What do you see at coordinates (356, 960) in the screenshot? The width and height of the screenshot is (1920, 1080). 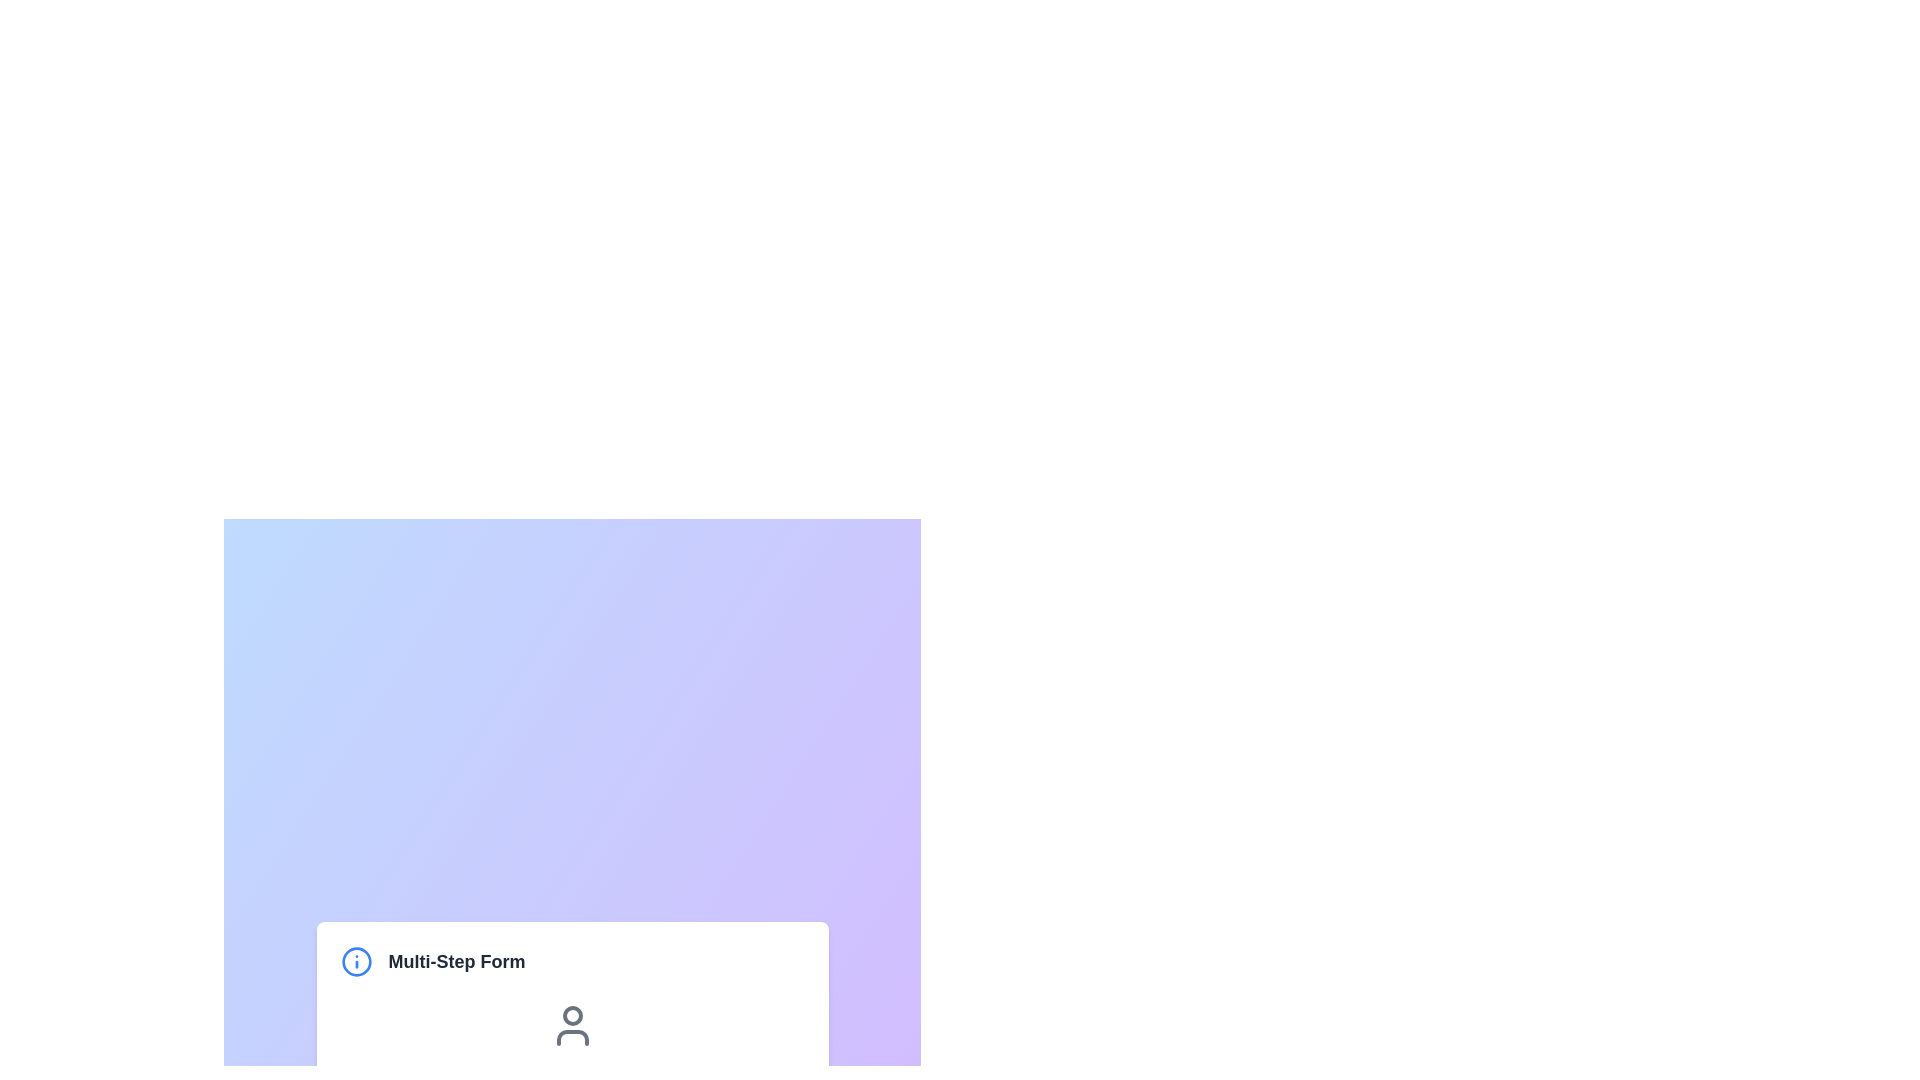 I see `the circular informational icon with a blue outline and 'i' symbol, which is positioned to the left of the 'Multi-Step Form' heading` at bounding box center [356, 960].